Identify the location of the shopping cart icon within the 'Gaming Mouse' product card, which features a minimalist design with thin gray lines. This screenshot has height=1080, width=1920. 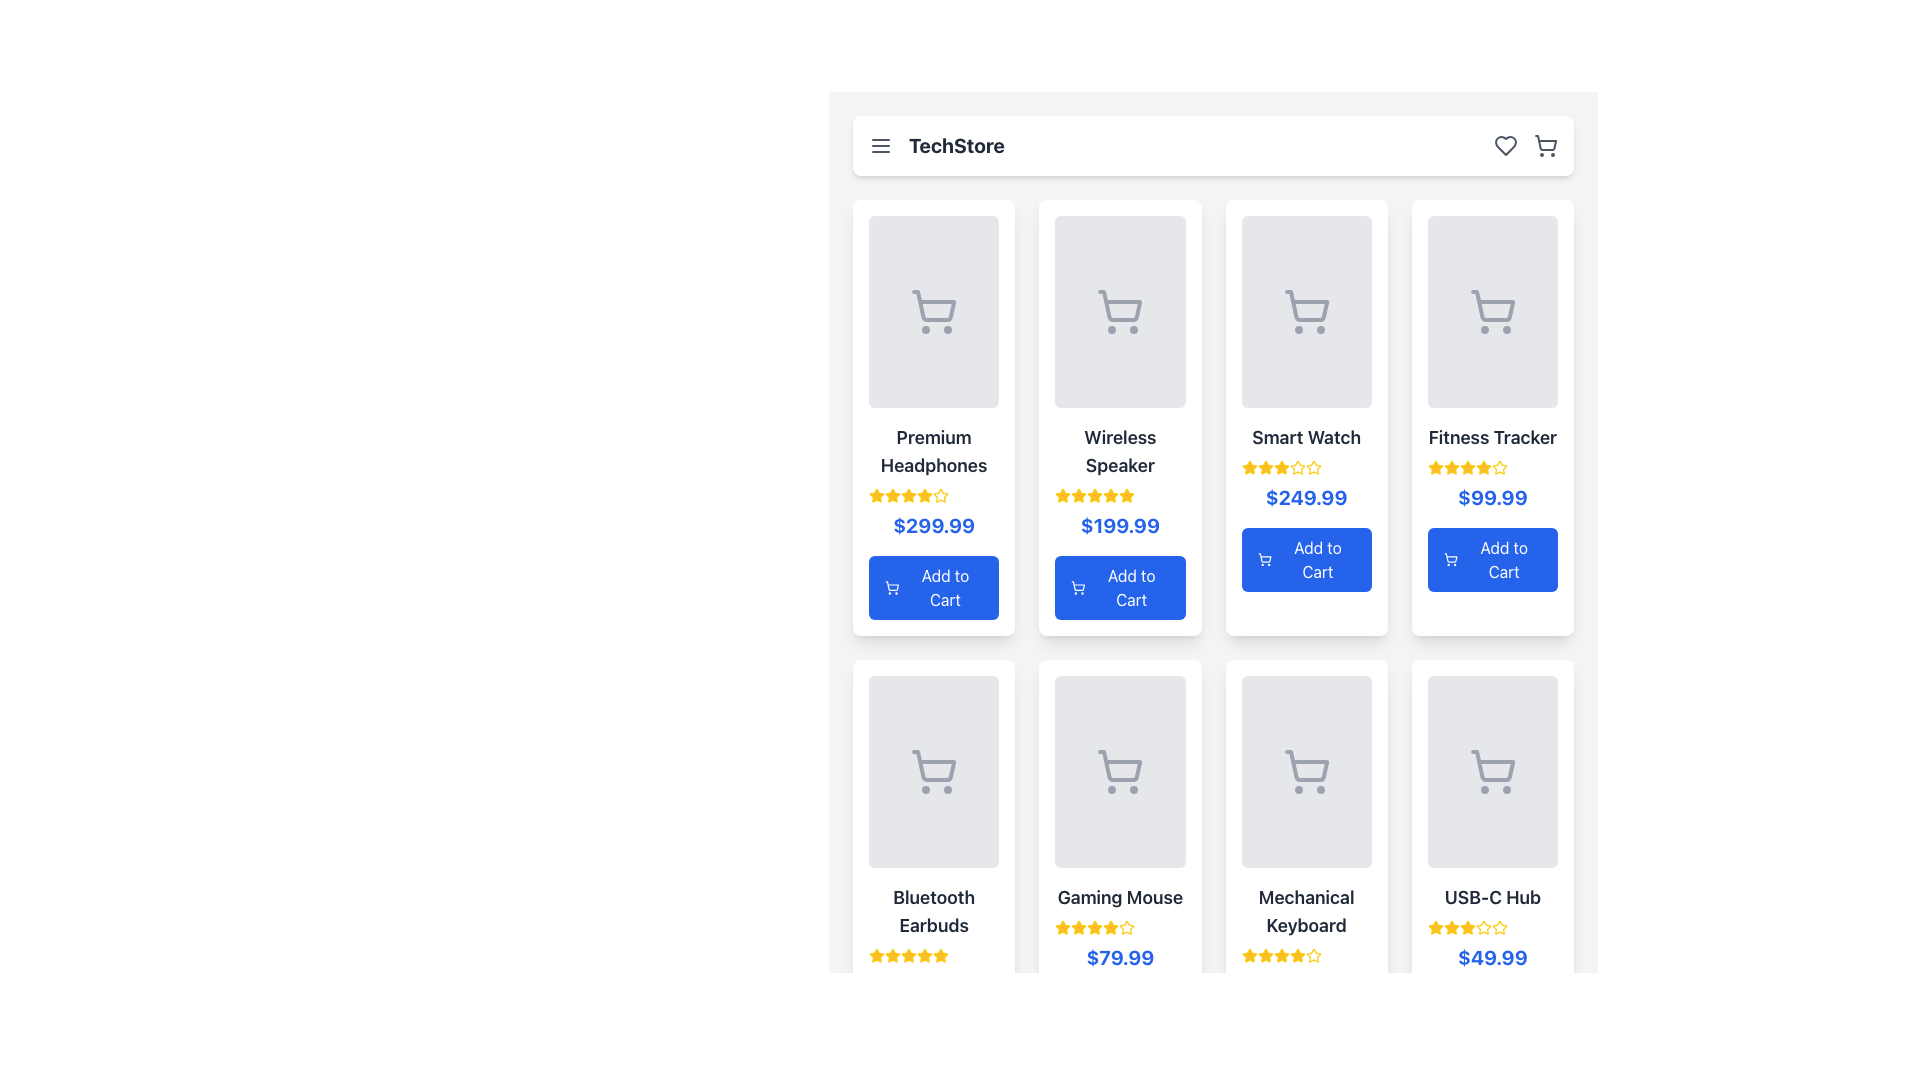
(1120, 765).